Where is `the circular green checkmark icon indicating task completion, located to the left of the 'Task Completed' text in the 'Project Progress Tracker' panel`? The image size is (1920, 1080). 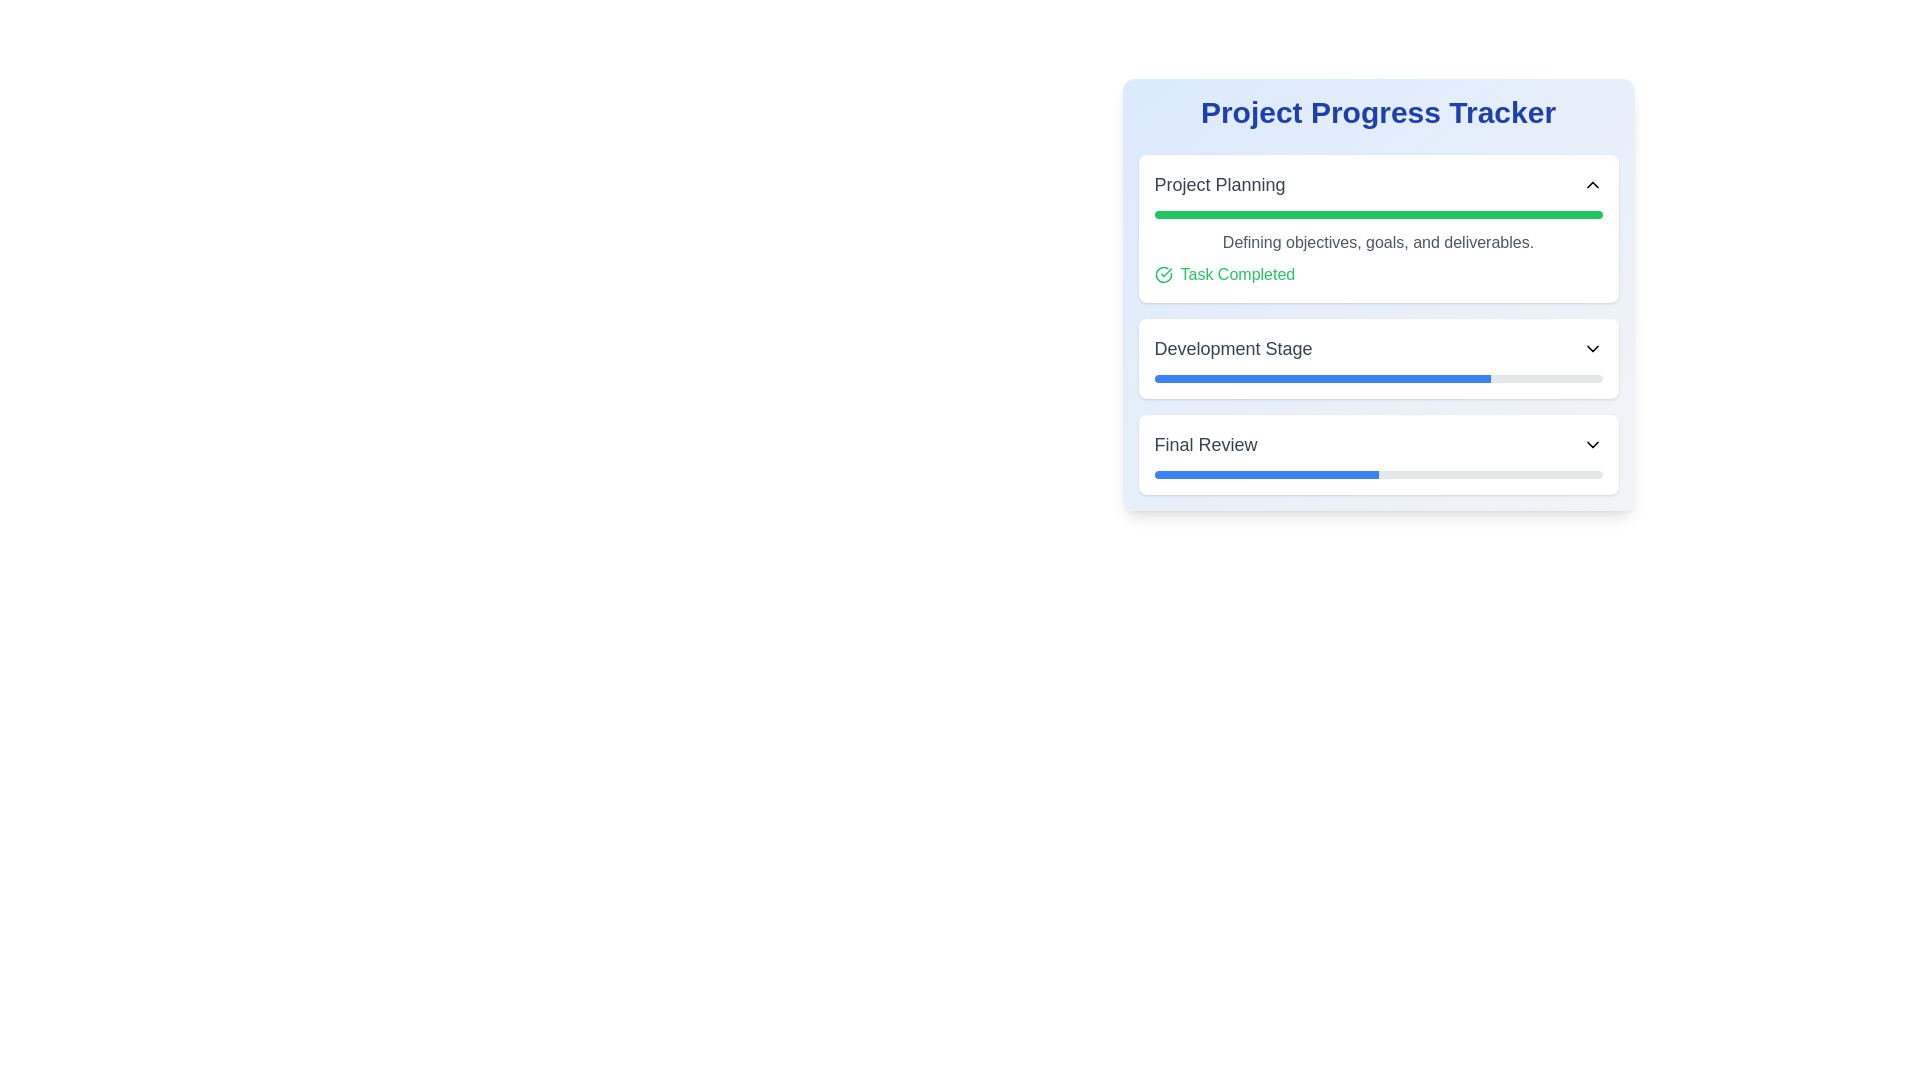
the circular green checkmark icon indicating task completion, located to the left of the 'Task Completed' text in the 'Project Progress Tracker' panel is located at coordinates (1163, 274).